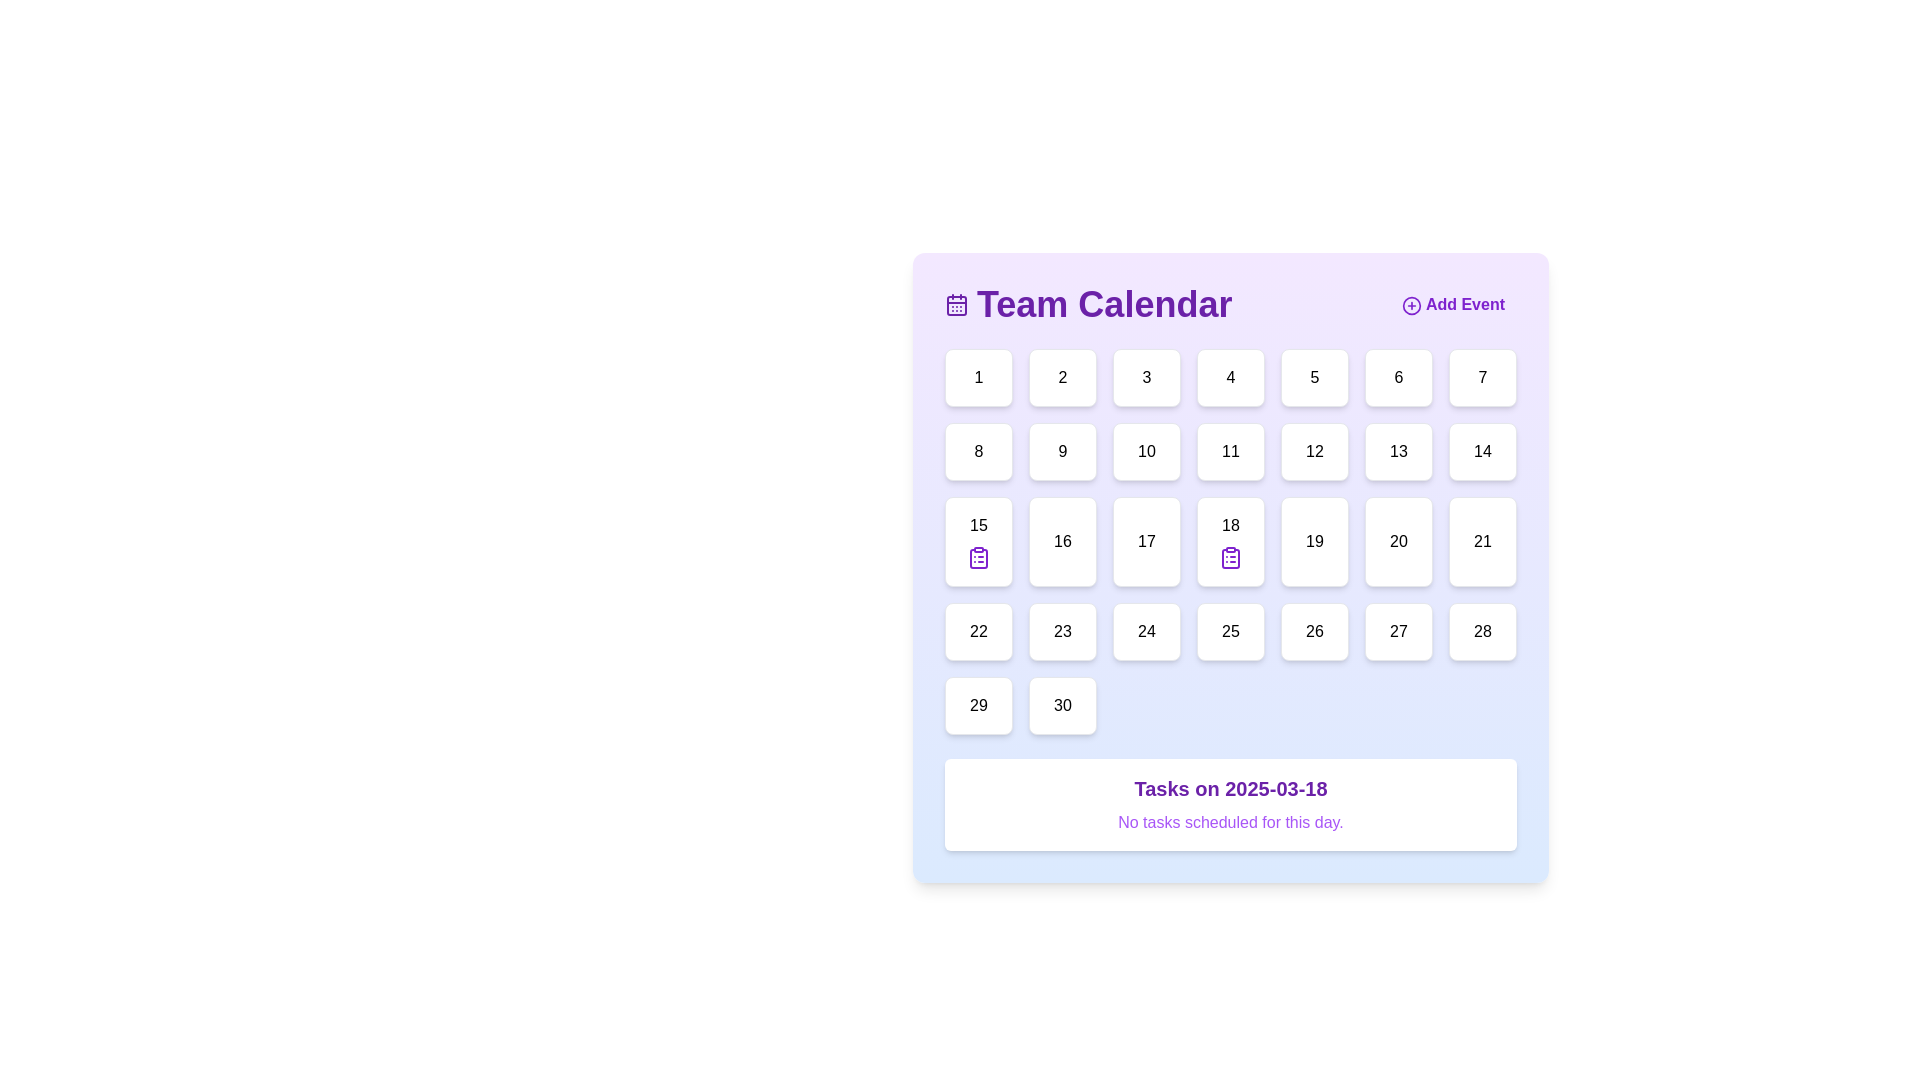 The height and width of the screenshot is (1080, 1920). Describe the element at coordinates (1397, 378) in the screenshot. I see `the button representing the date '6' in the calendar interface` at that location.